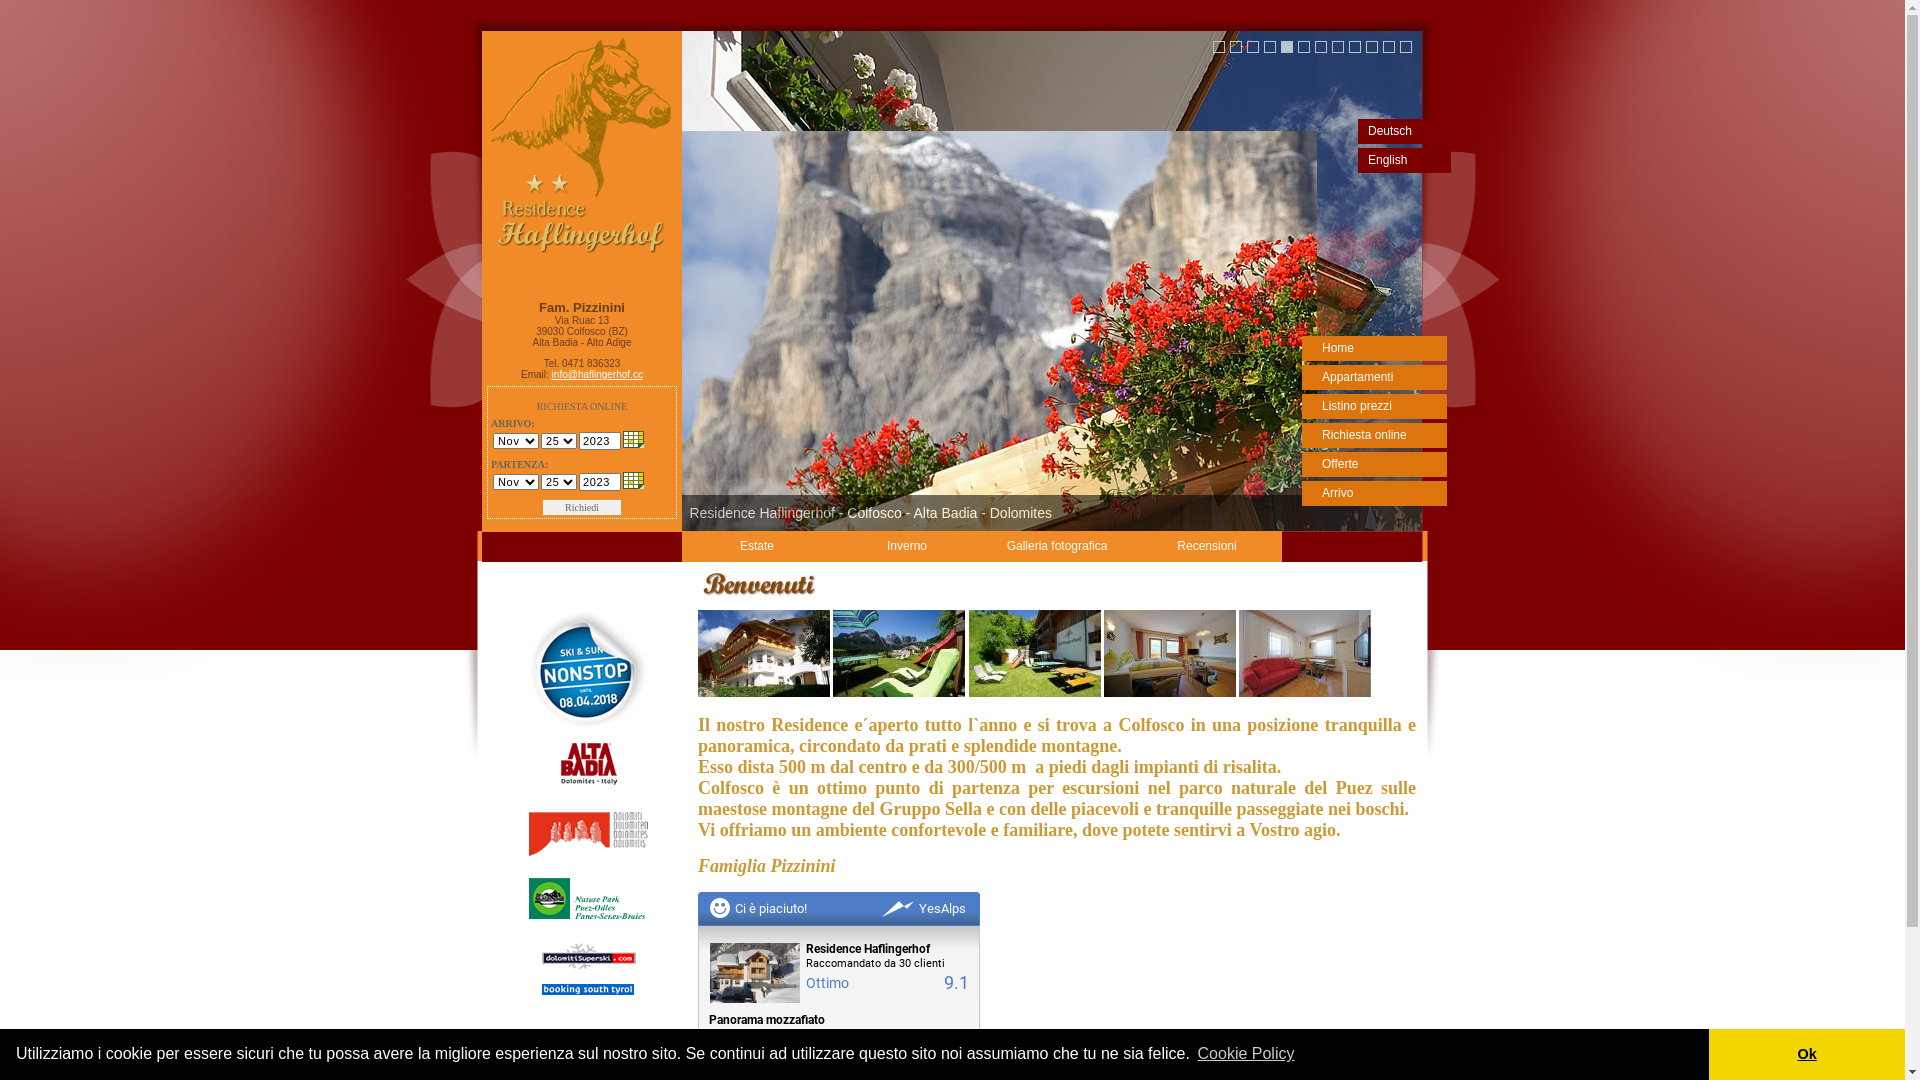  Describe the element at coordinates (906, 546) in the screenshot. I see `'Inverno'` at that location.